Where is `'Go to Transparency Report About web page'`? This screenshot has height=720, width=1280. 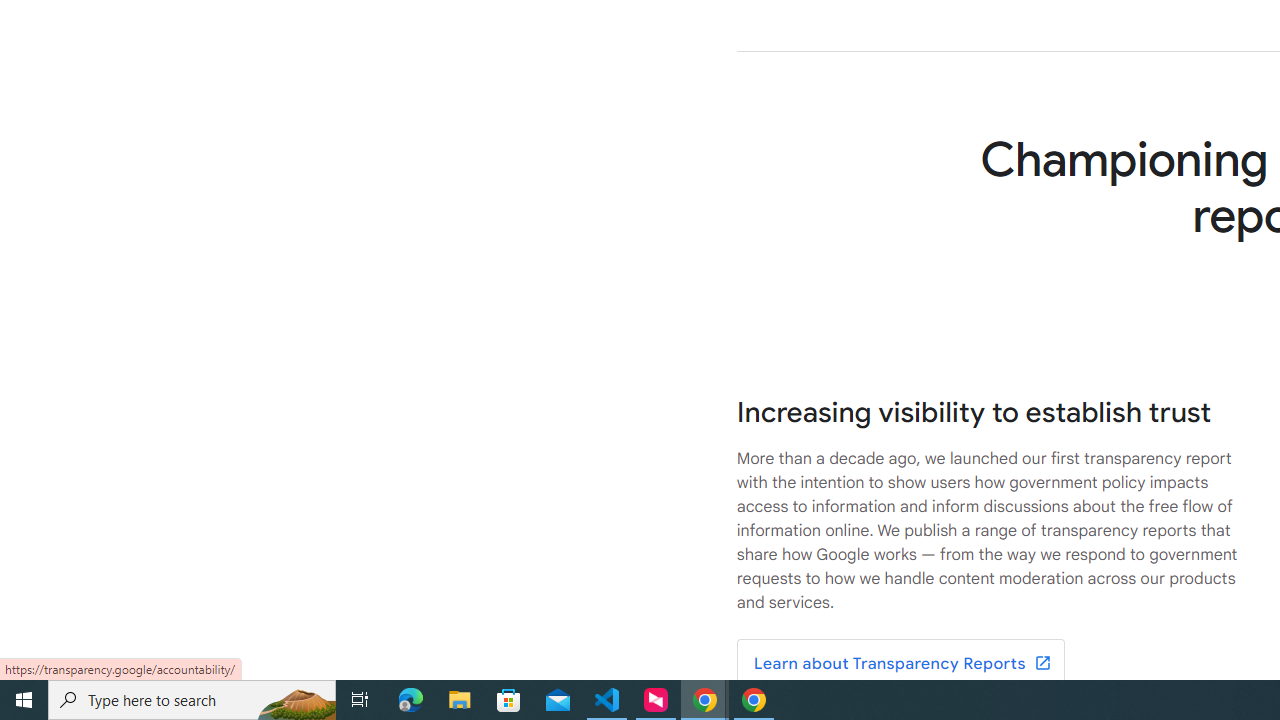 'Go to Transparency Report About web page' is located at coordinates (899, 664).